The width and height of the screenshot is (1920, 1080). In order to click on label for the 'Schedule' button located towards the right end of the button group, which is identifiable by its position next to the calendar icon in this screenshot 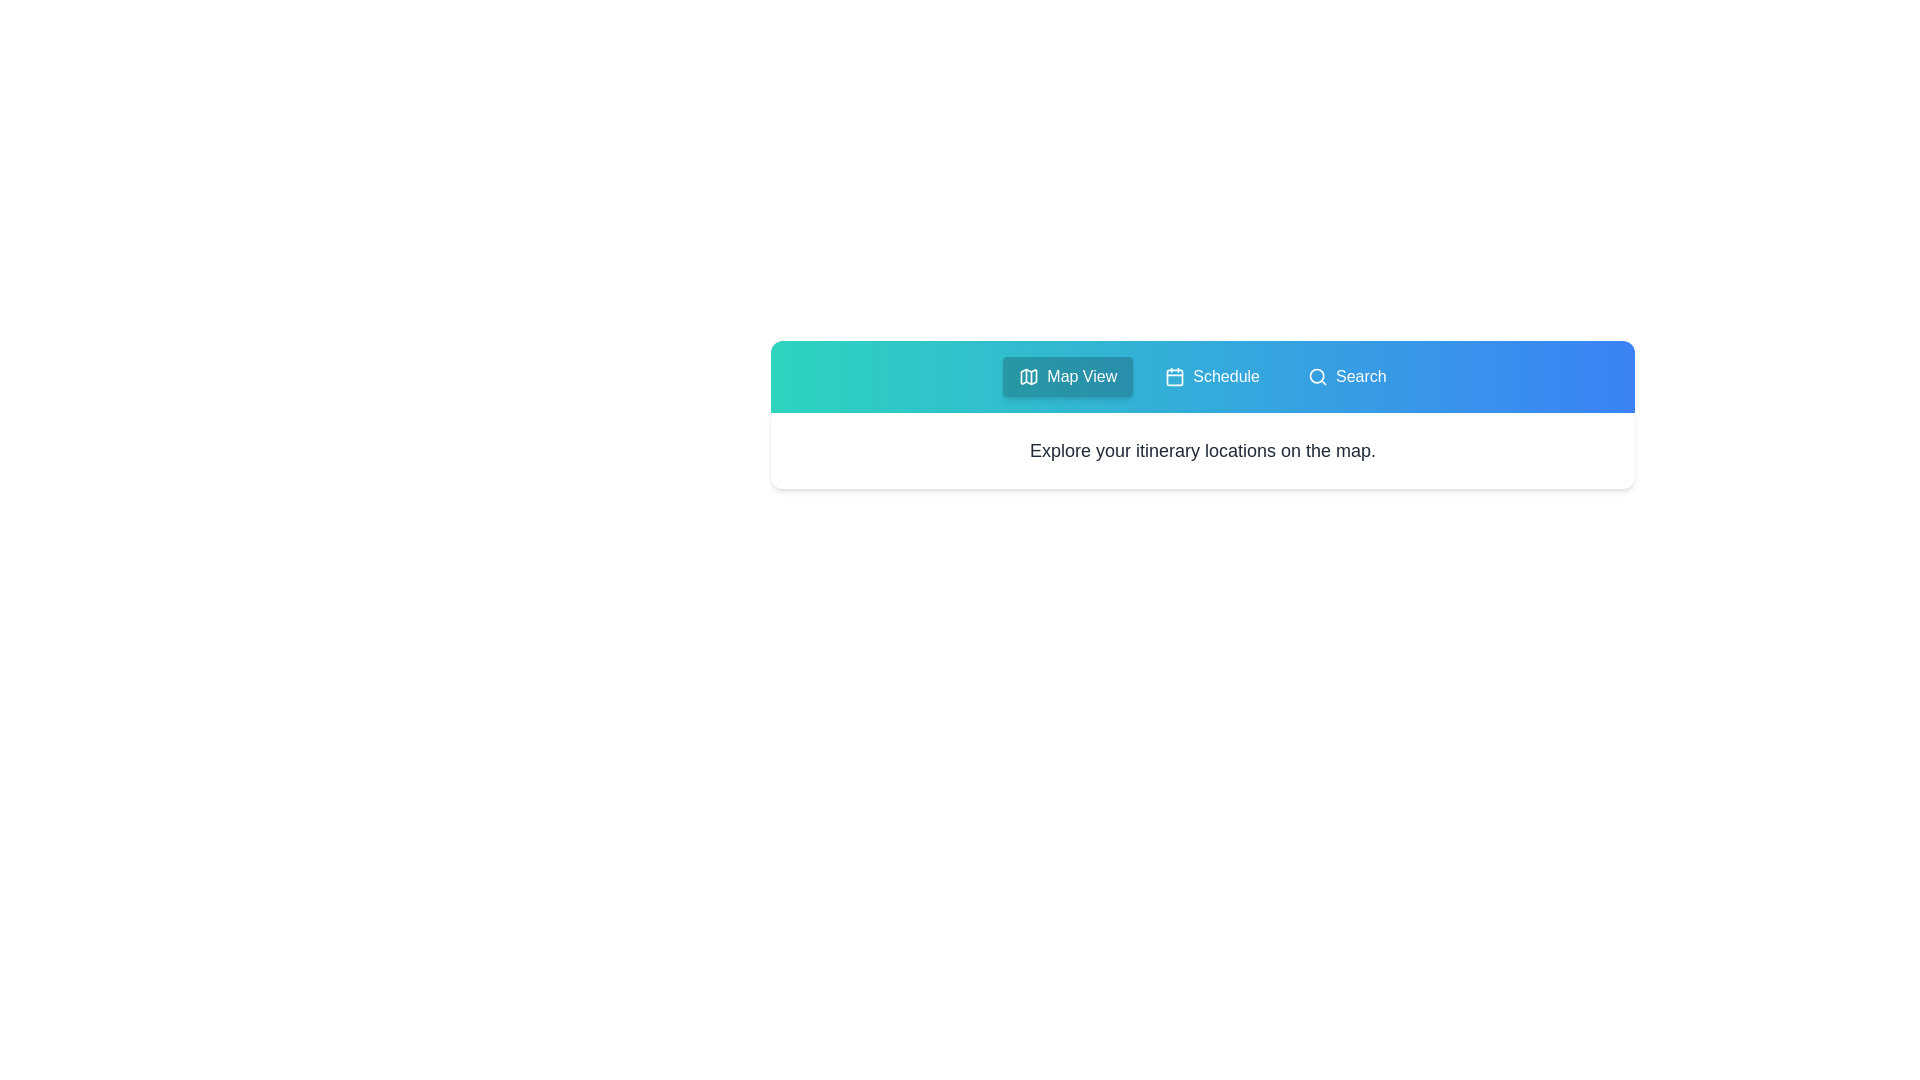, I will do `click(1225, 377)`.